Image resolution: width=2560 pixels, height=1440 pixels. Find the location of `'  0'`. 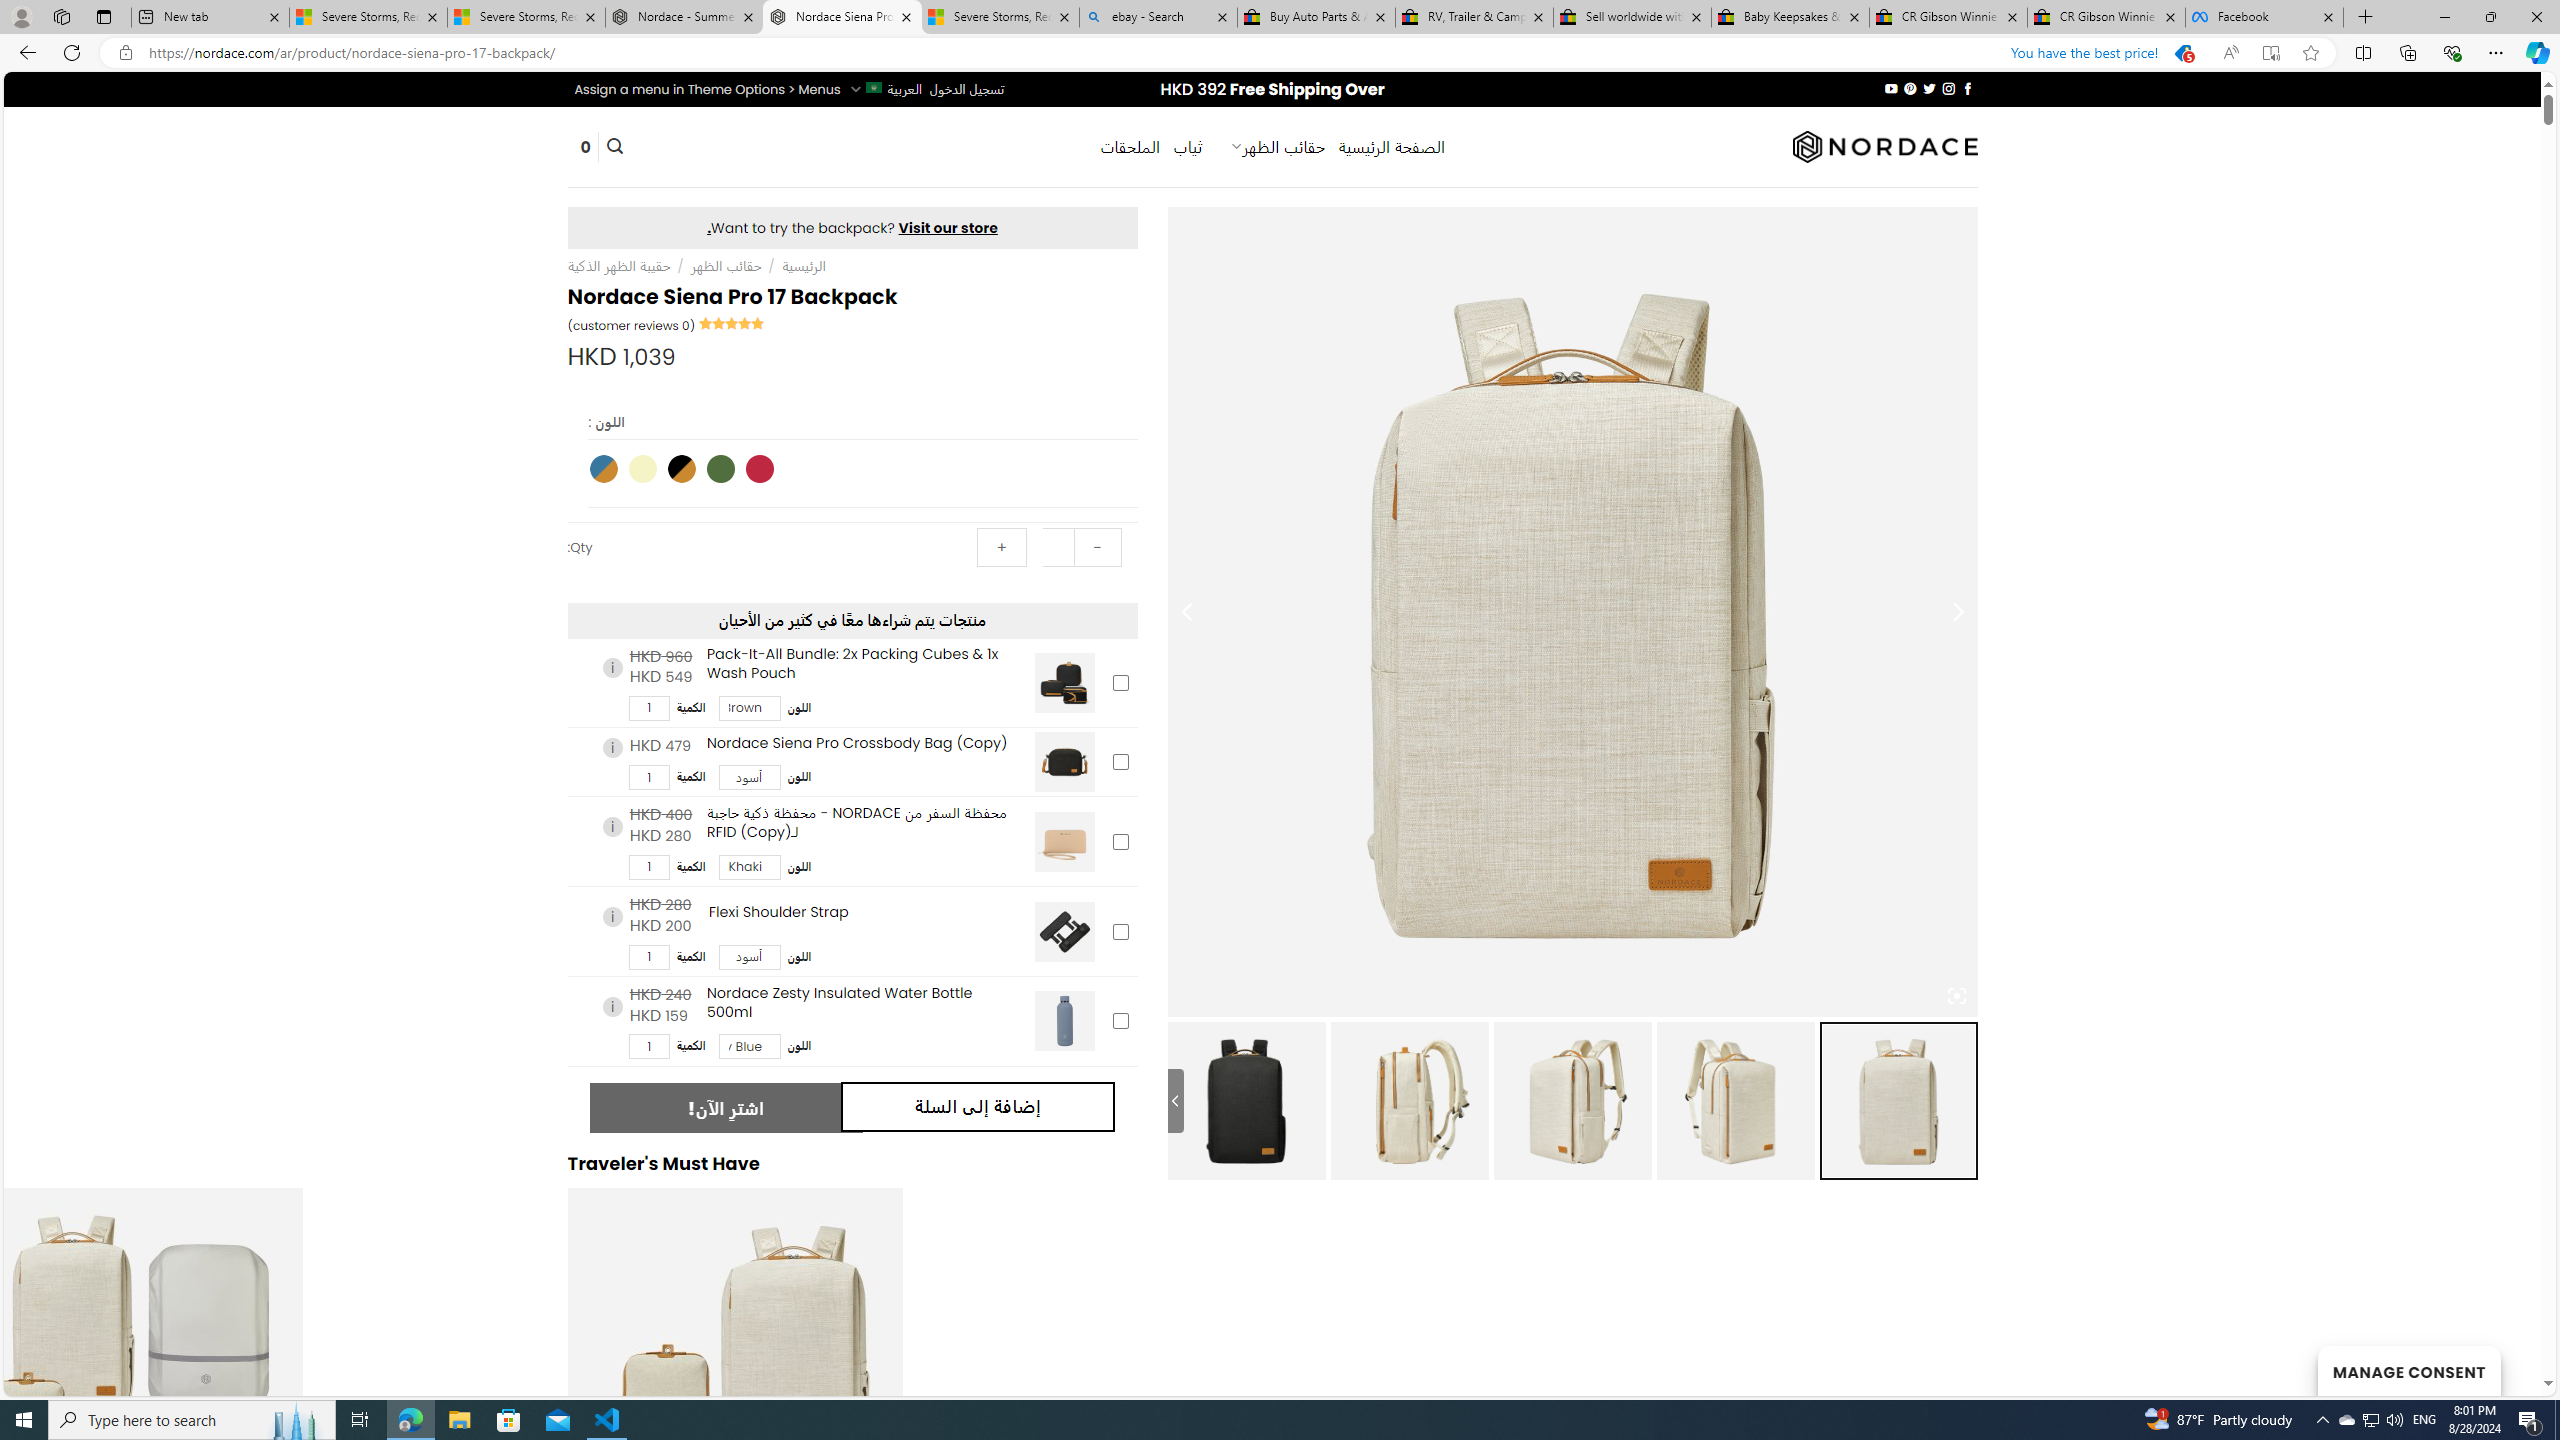

'  0' is located at coordinates (586, 146).